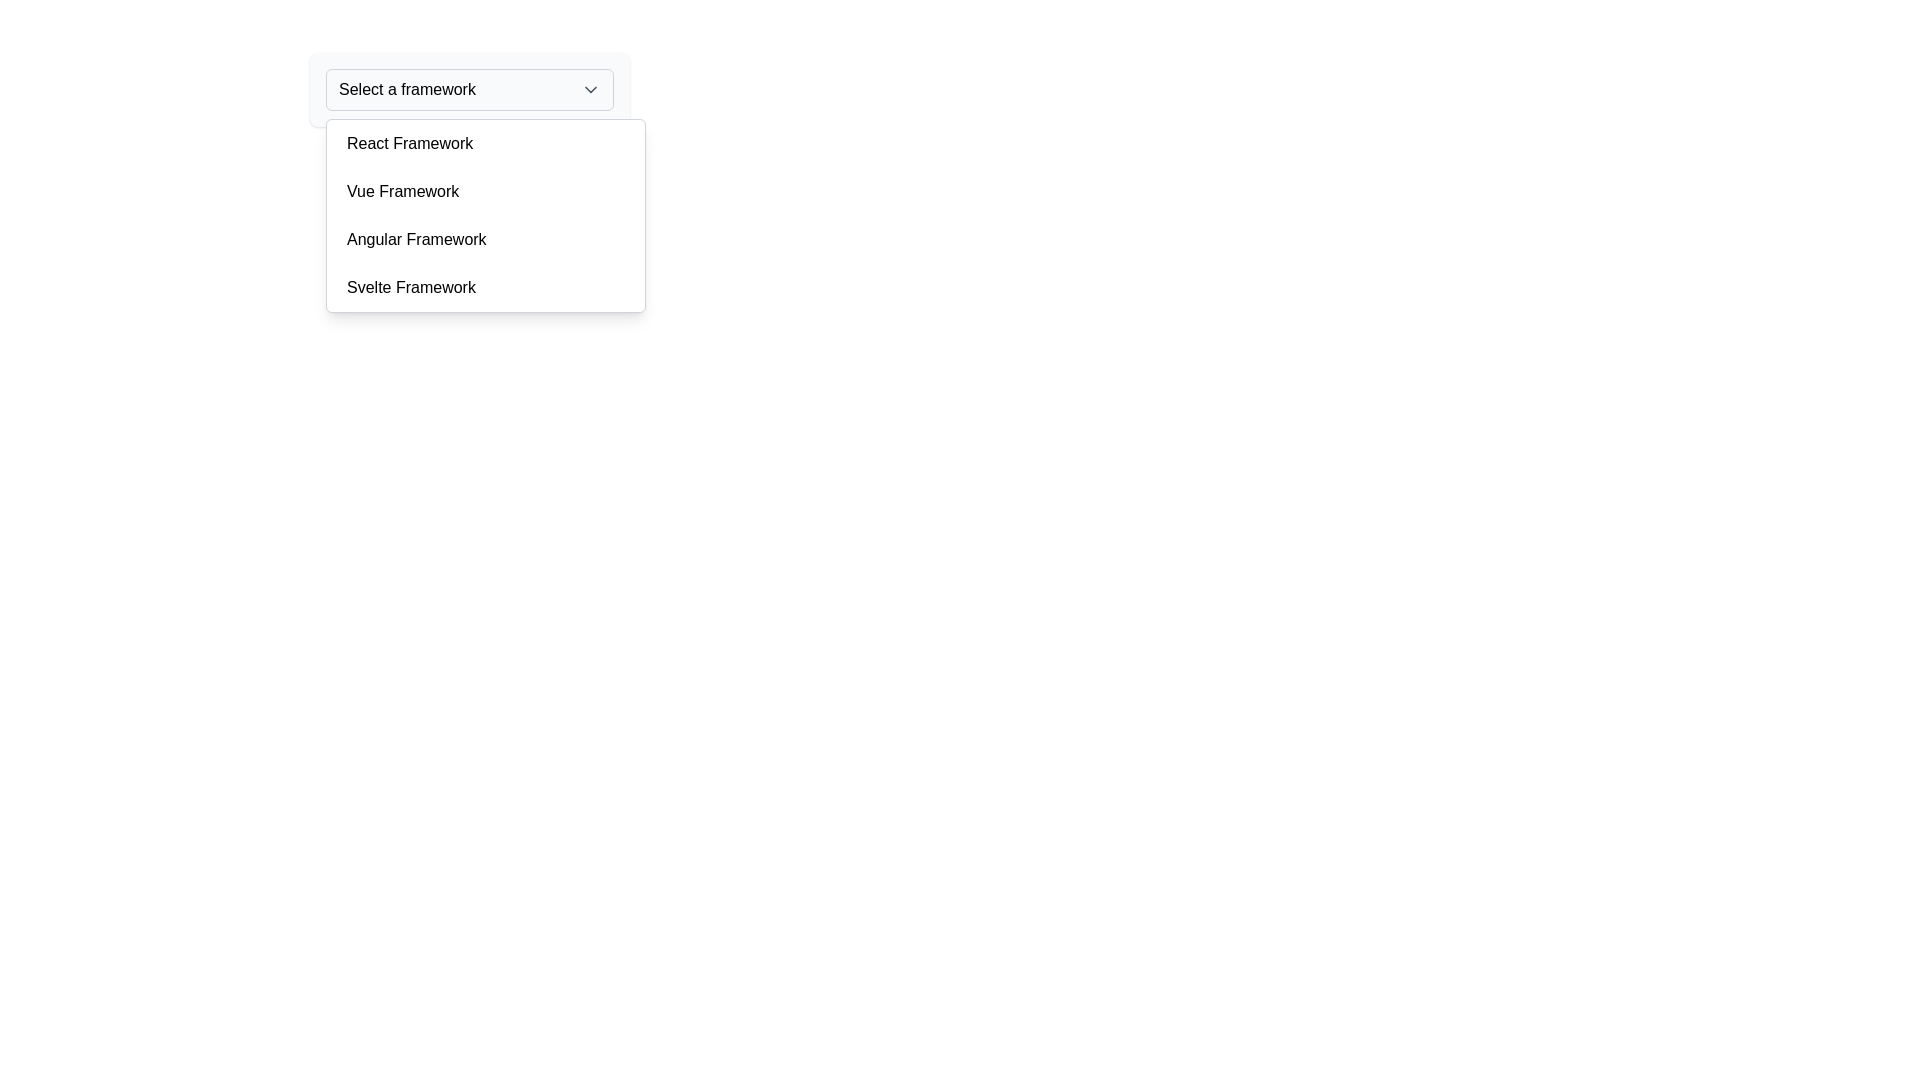 The image size is (1920, 1080). I want to click on the first item in the drop-down list, so click(485, 142).